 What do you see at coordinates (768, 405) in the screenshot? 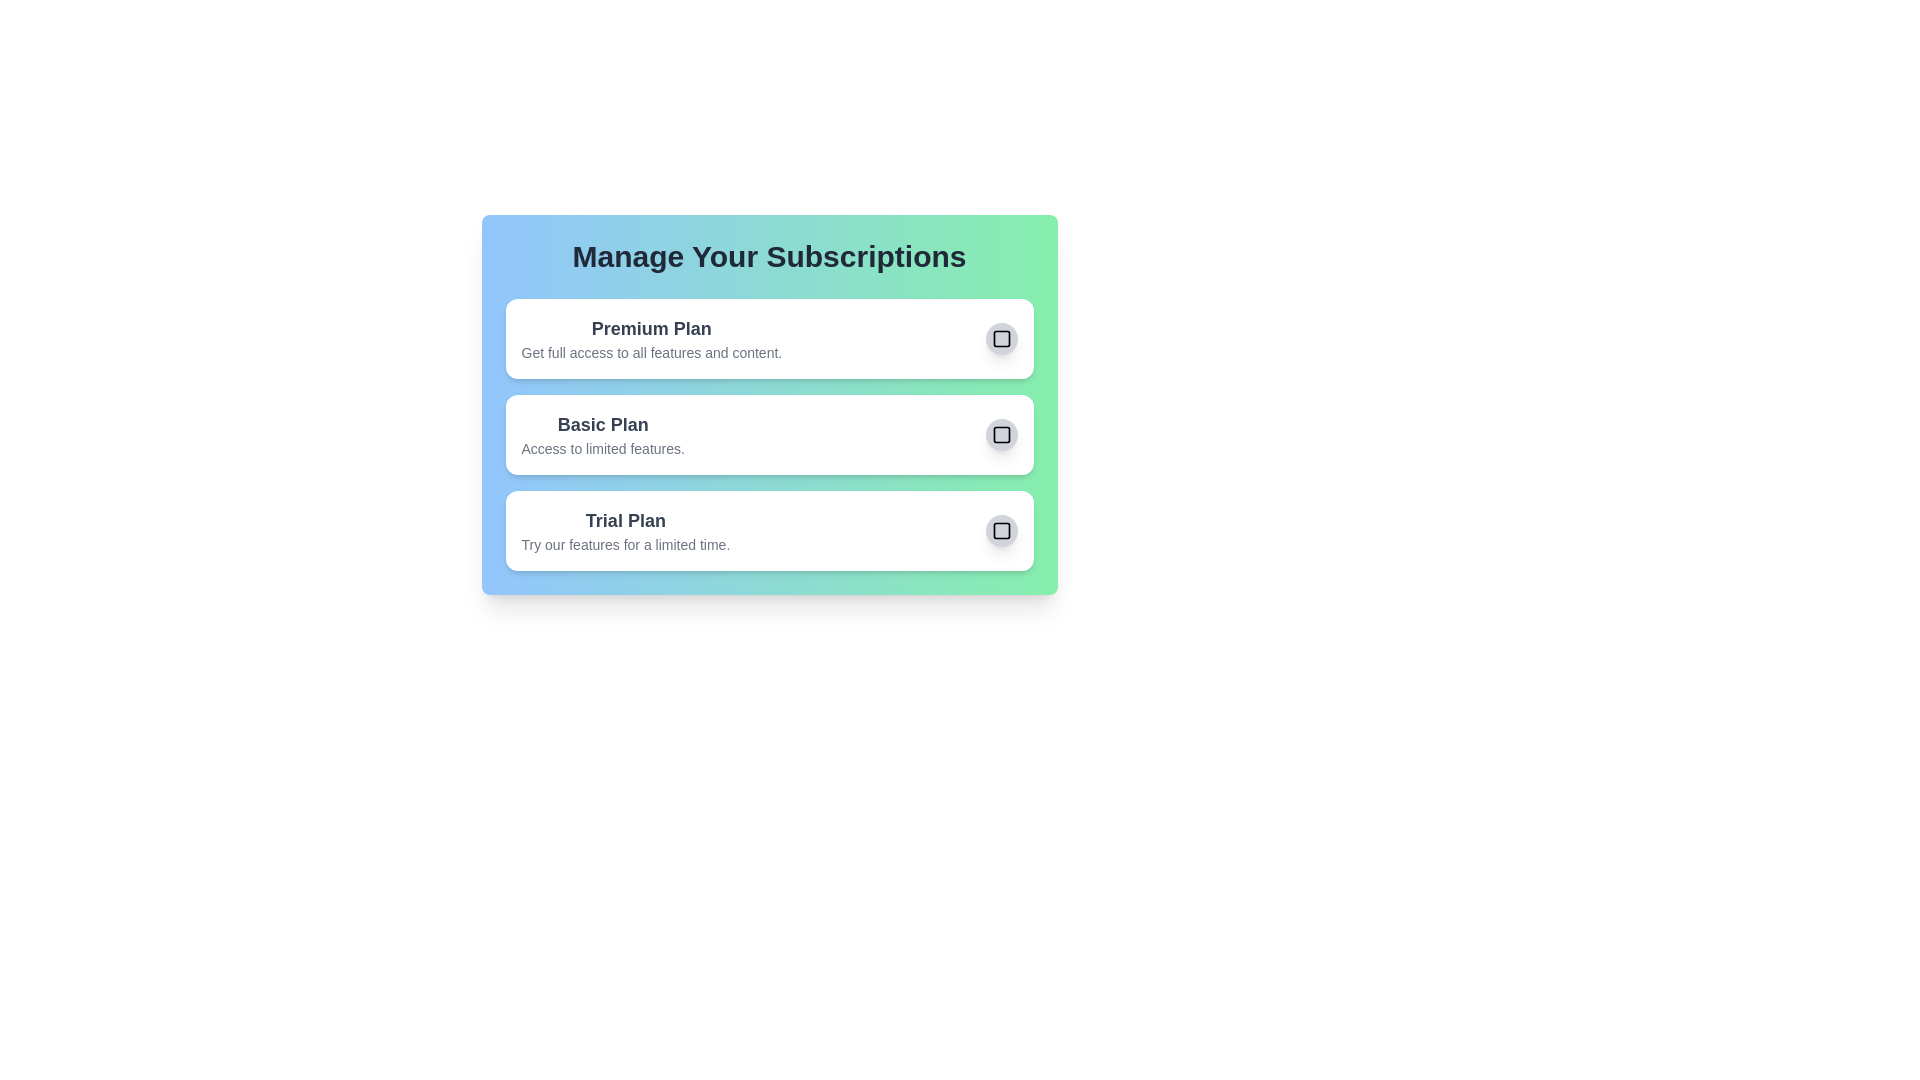
I see `the 'Basic Plan' subscription card` at bounding box center [768, 405].